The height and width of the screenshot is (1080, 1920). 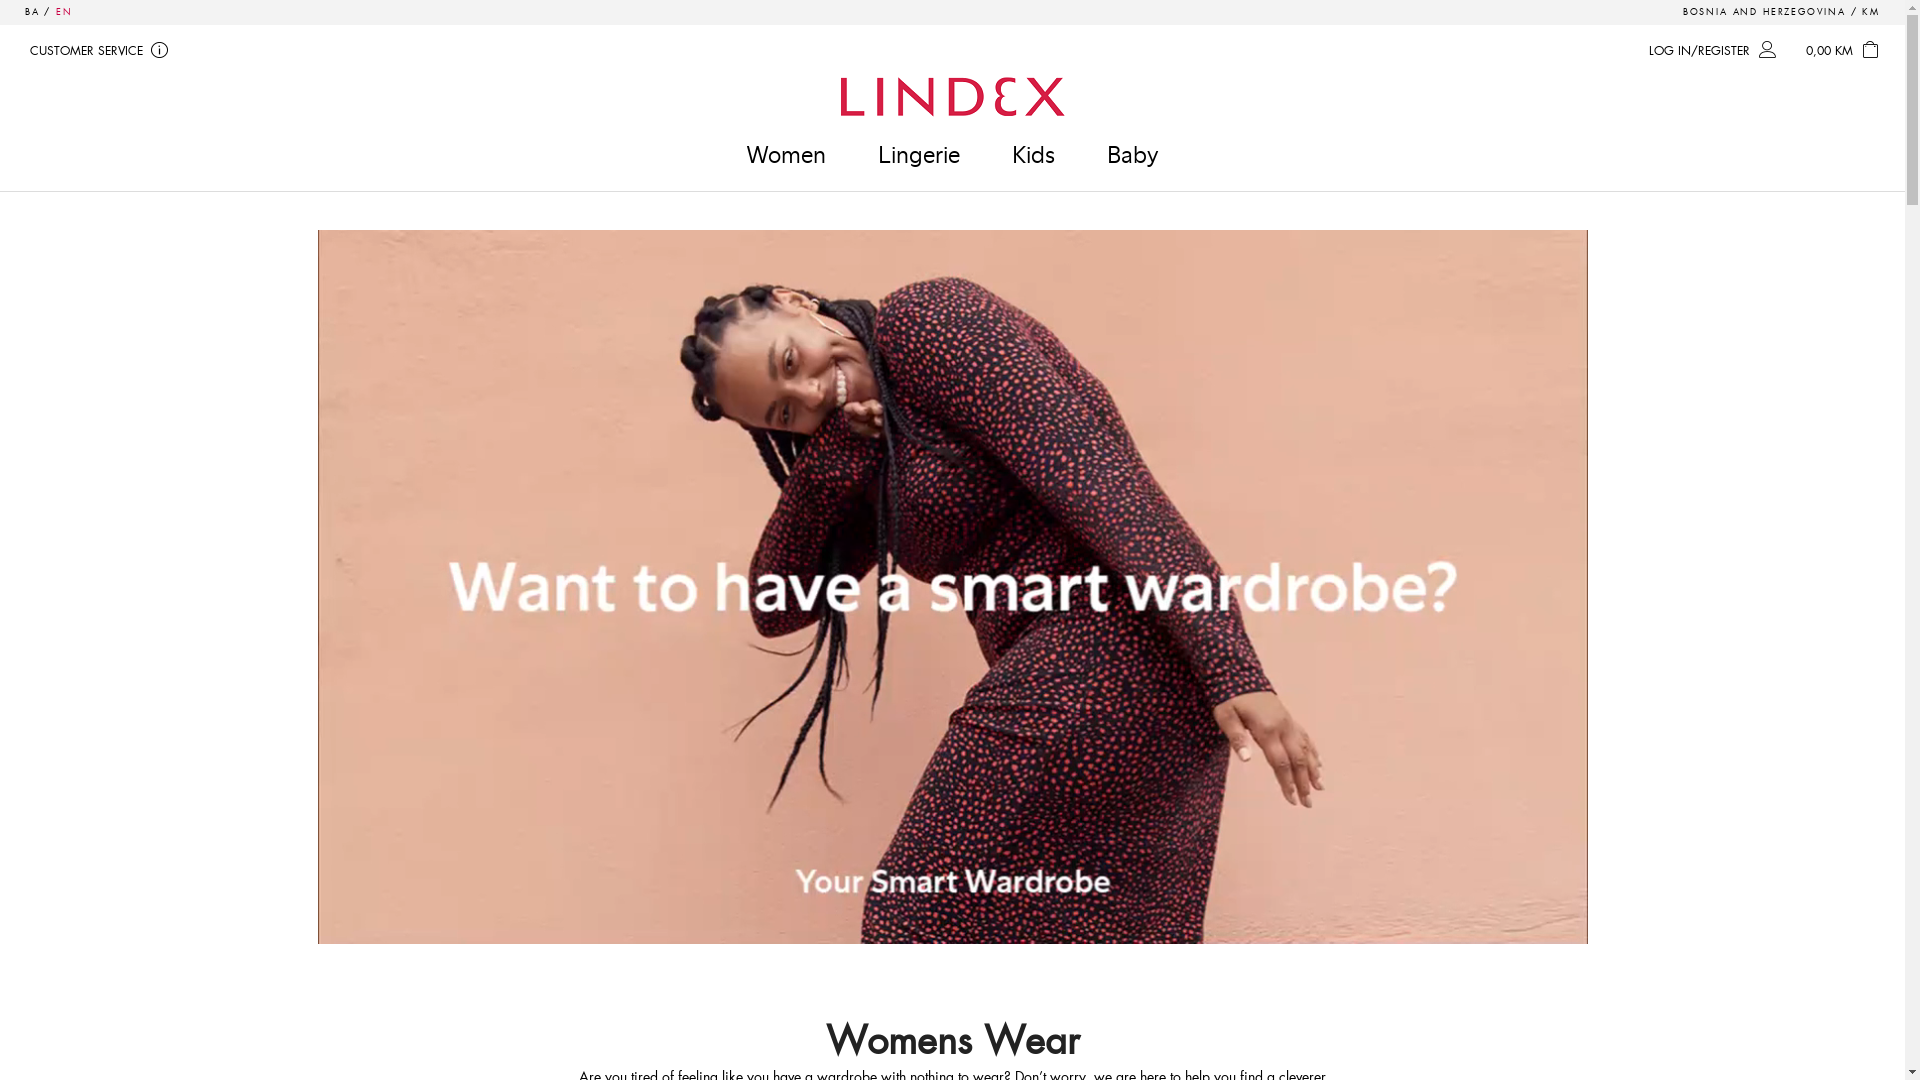 What do you see at coordinates (1132, 153) in the screenshot?
I see `'Baby'` at bounding box center [1132, 153].